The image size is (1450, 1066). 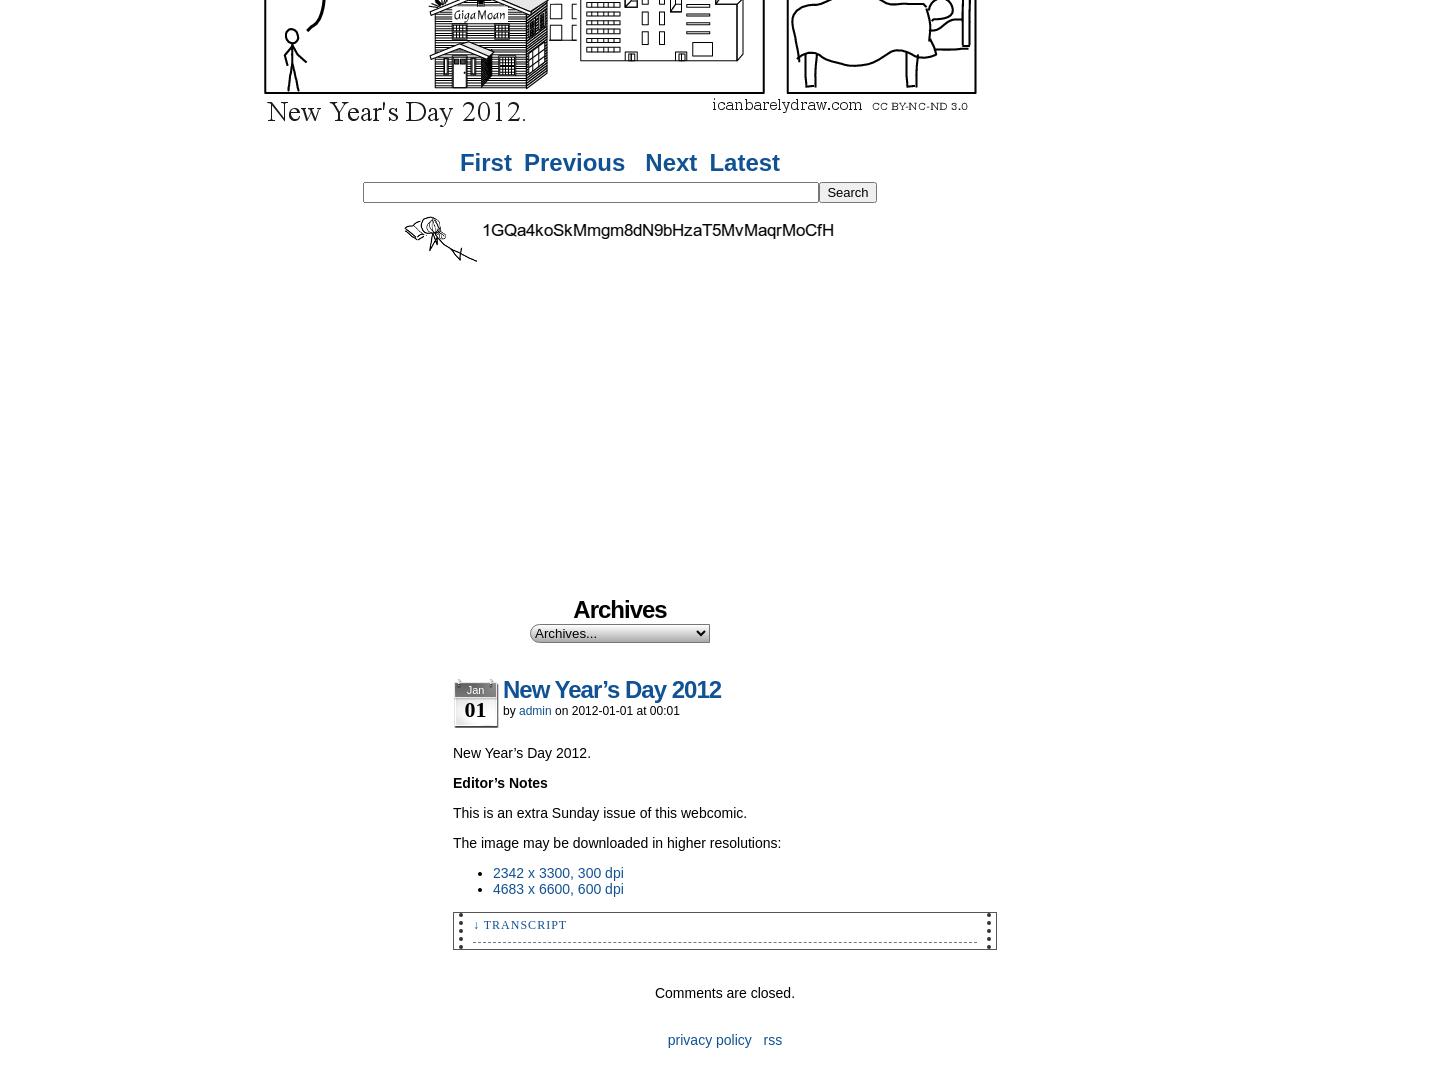 What do you see at coordinates (772, 1039) in the screenshot?
I see `'rss'` at bounding box center [772, 1039].